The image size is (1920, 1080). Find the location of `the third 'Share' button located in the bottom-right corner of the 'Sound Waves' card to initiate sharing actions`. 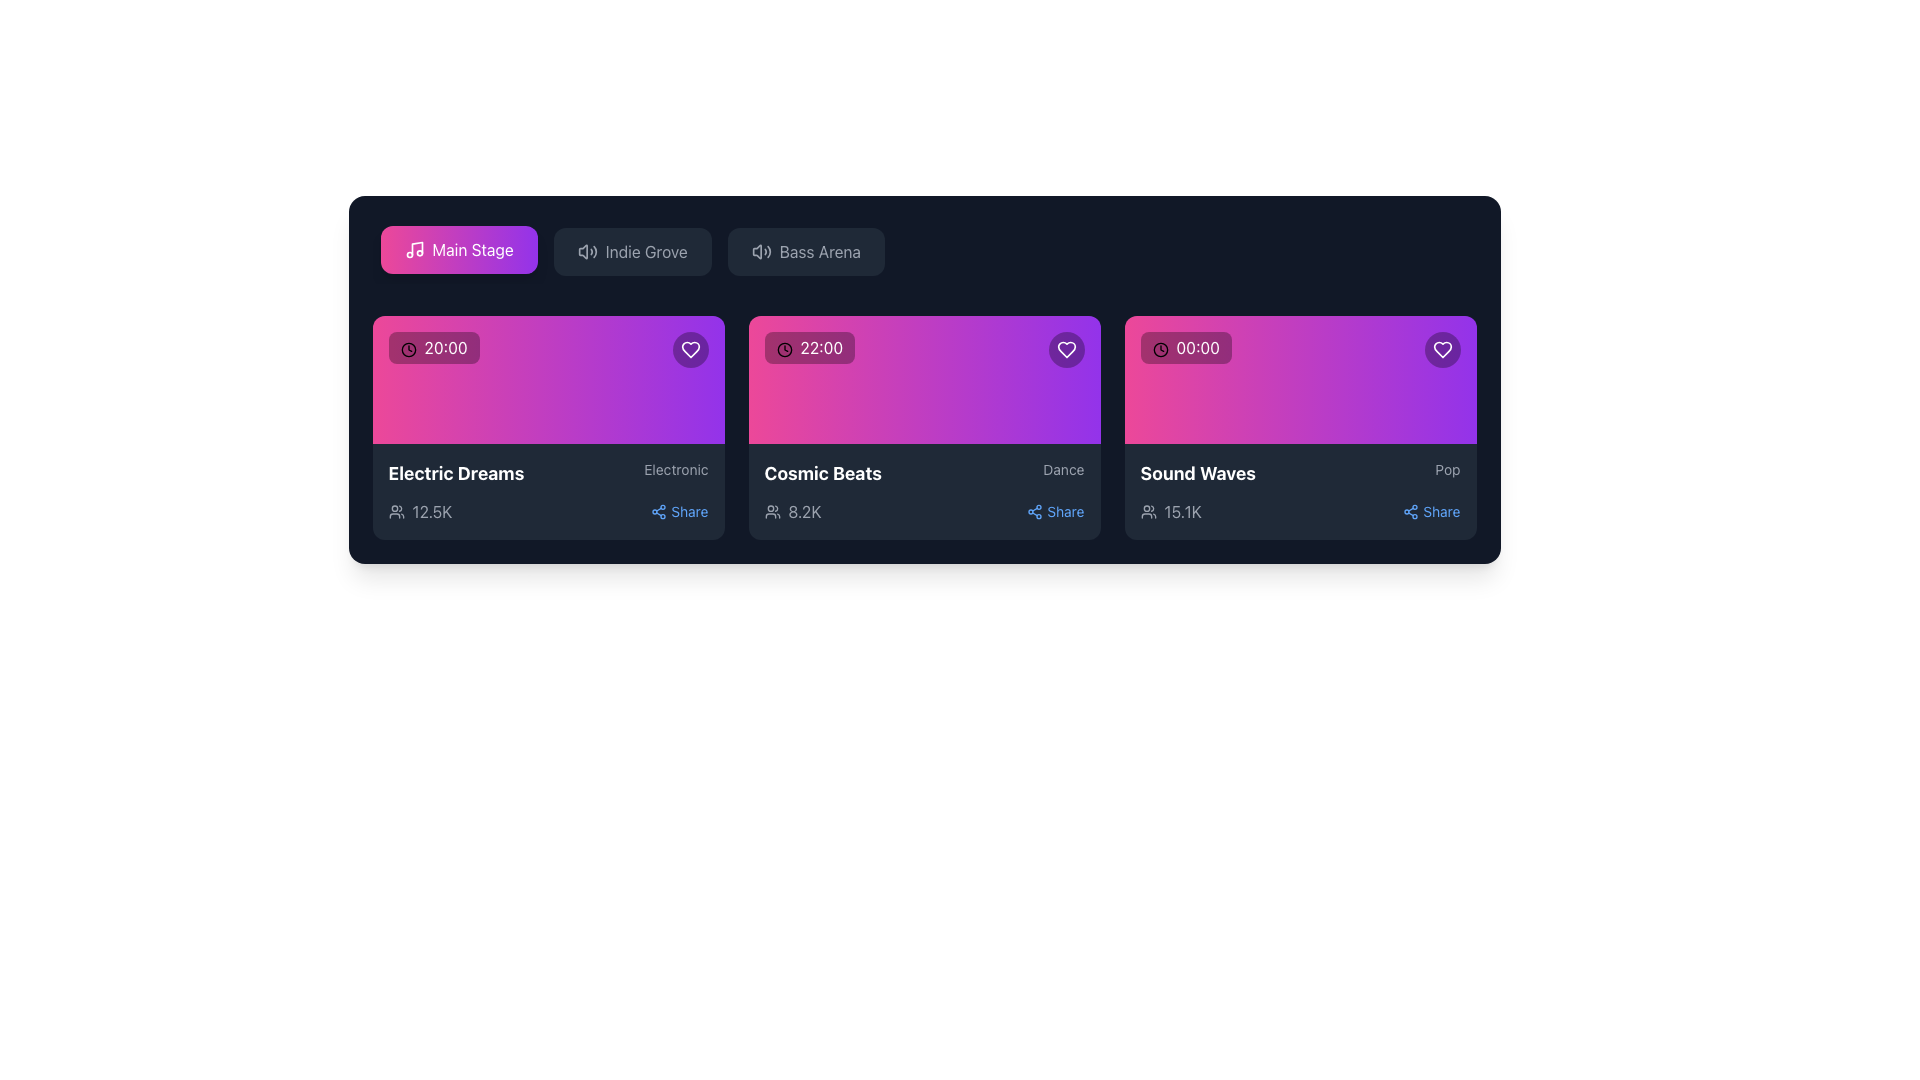

the third 'Share' button located in the bottom-right corner of the 'Sound Waves' card to initiate sharing actions is located at coordinates (1430, 511).